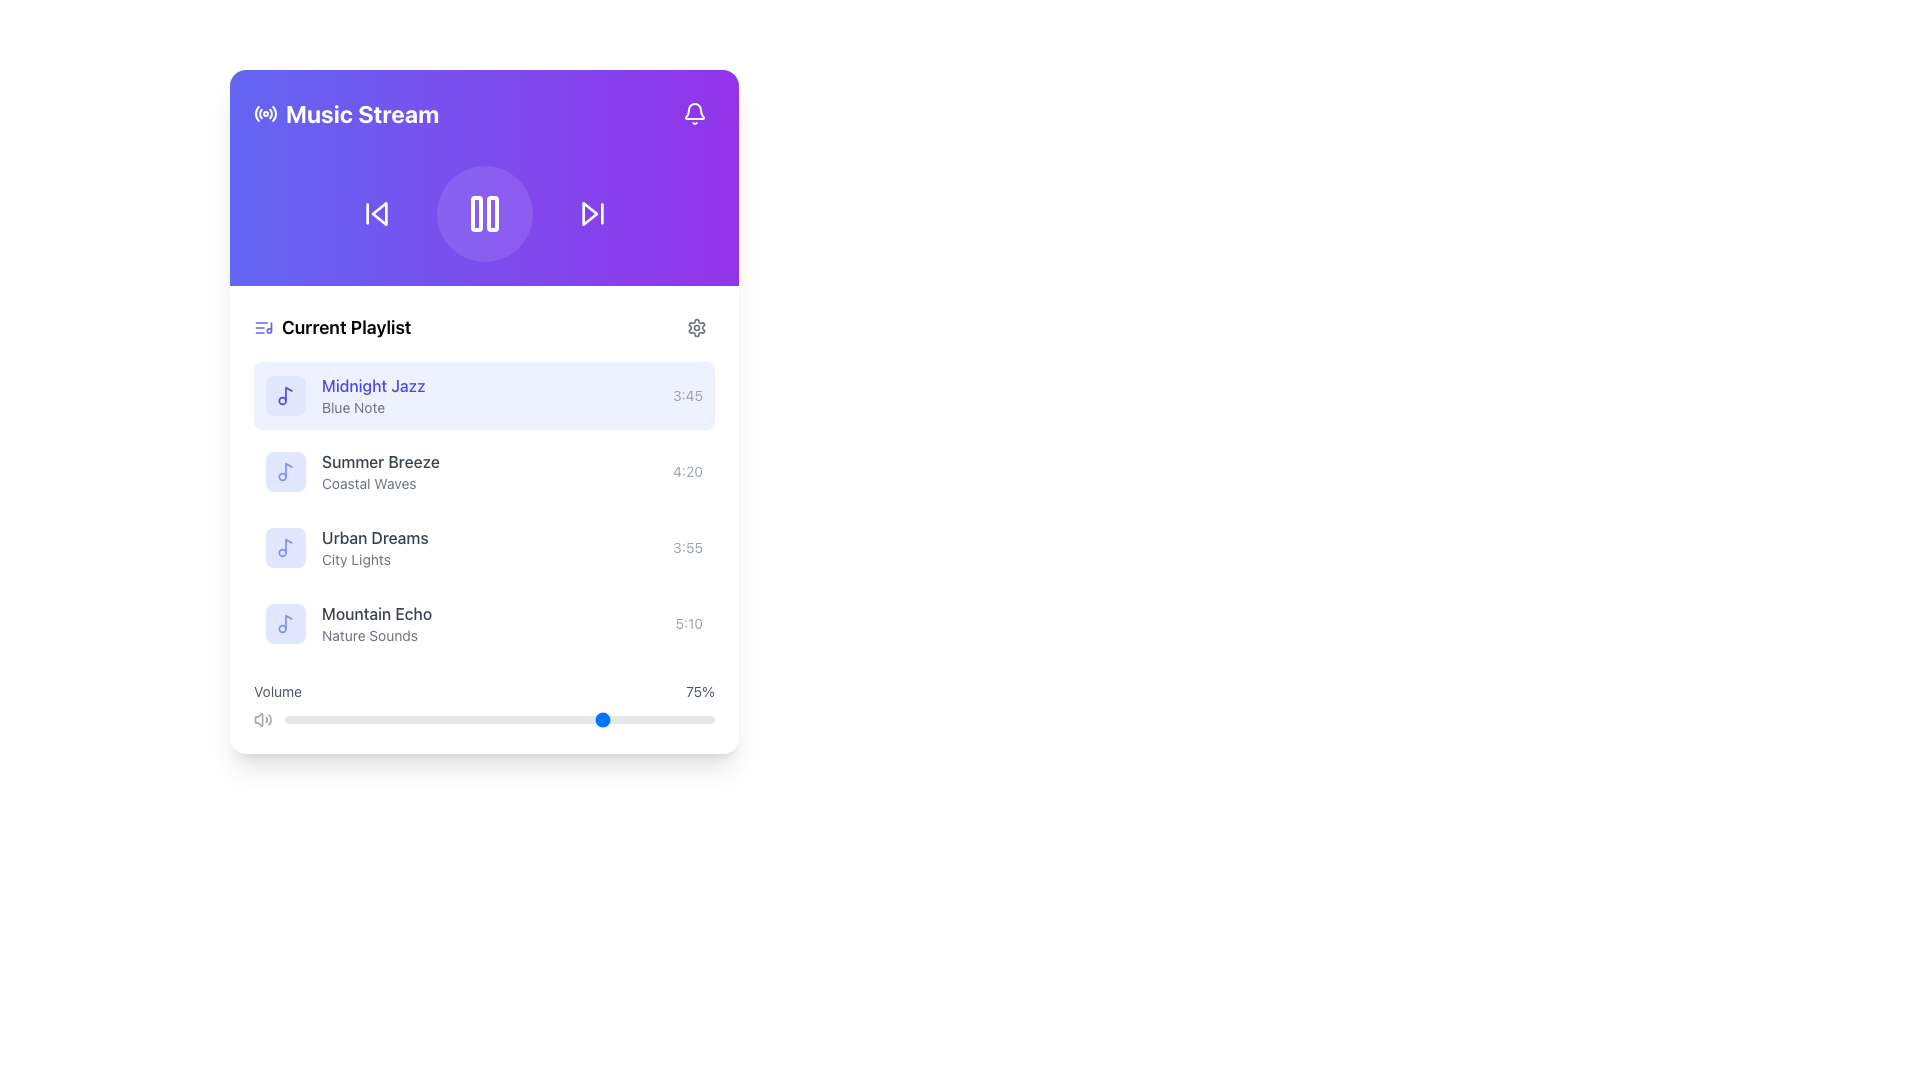  I want to click on the second item in the playlist, 'Summer Breeze', so click(484, 471).